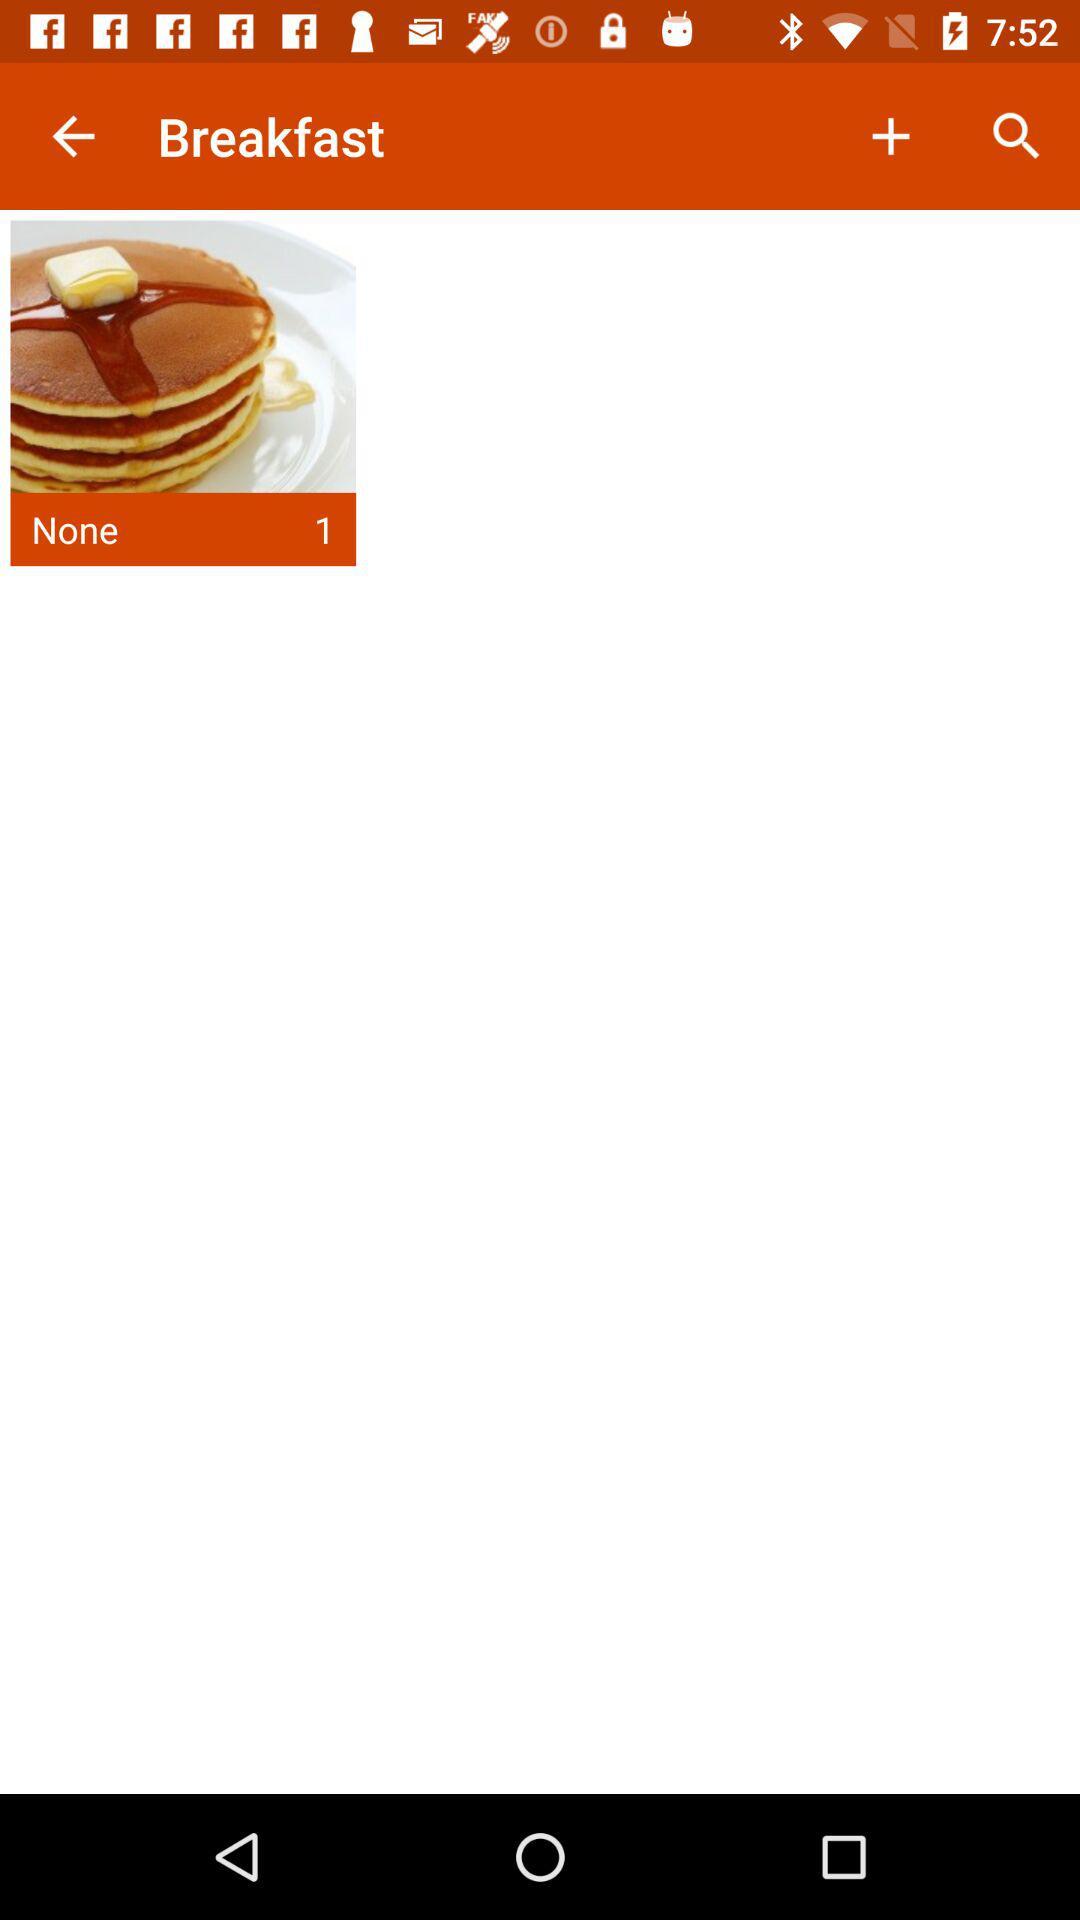 The width and height of the screenshot is (1080, 1920). I want to click on the app to the right of breakfast app, so click(890, 135).